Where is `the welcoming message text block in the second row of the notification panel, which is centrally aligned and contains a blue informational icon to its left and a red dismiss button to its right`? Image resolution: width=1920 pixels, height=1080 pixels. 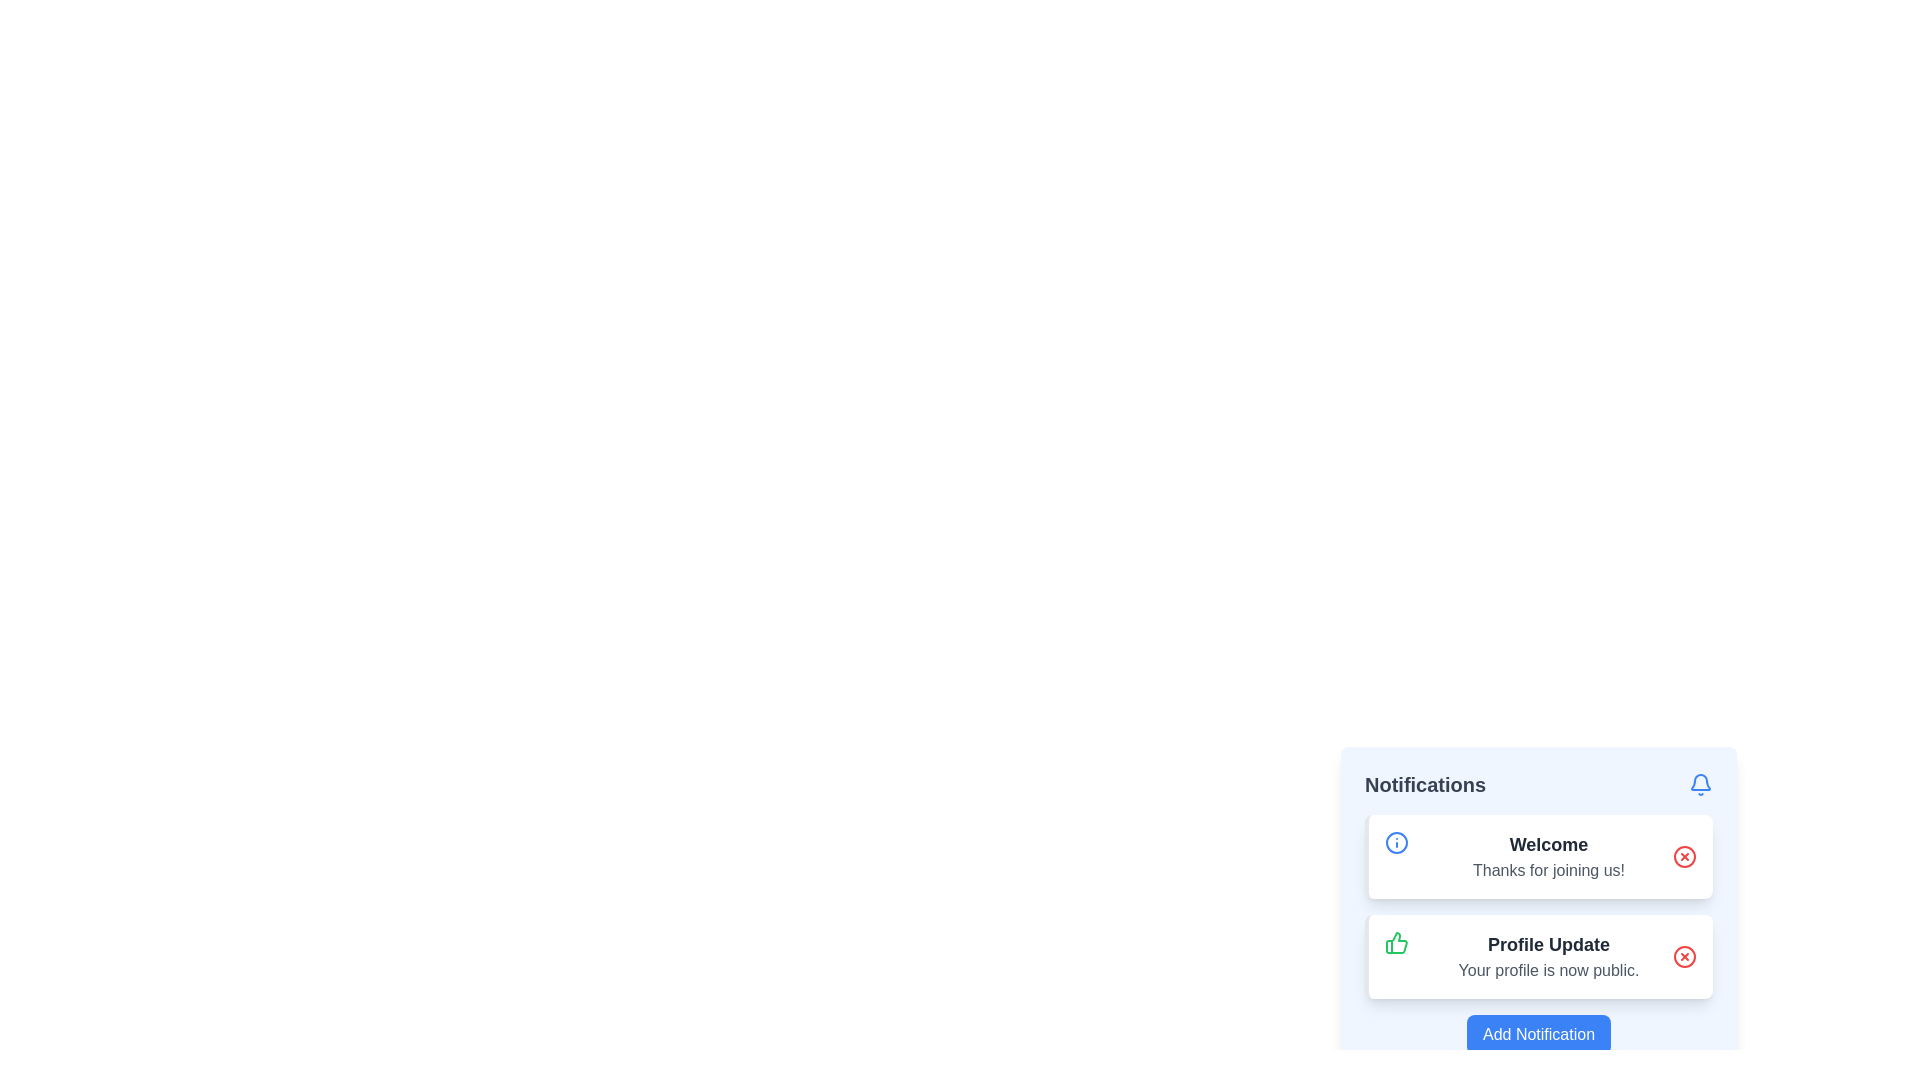
the welcoming message text block in the second row of the notification panel, which is centrally aligned and contains a blue informational icon to its left and a red dismiss button to its right is located at coordinates (1548, 855).